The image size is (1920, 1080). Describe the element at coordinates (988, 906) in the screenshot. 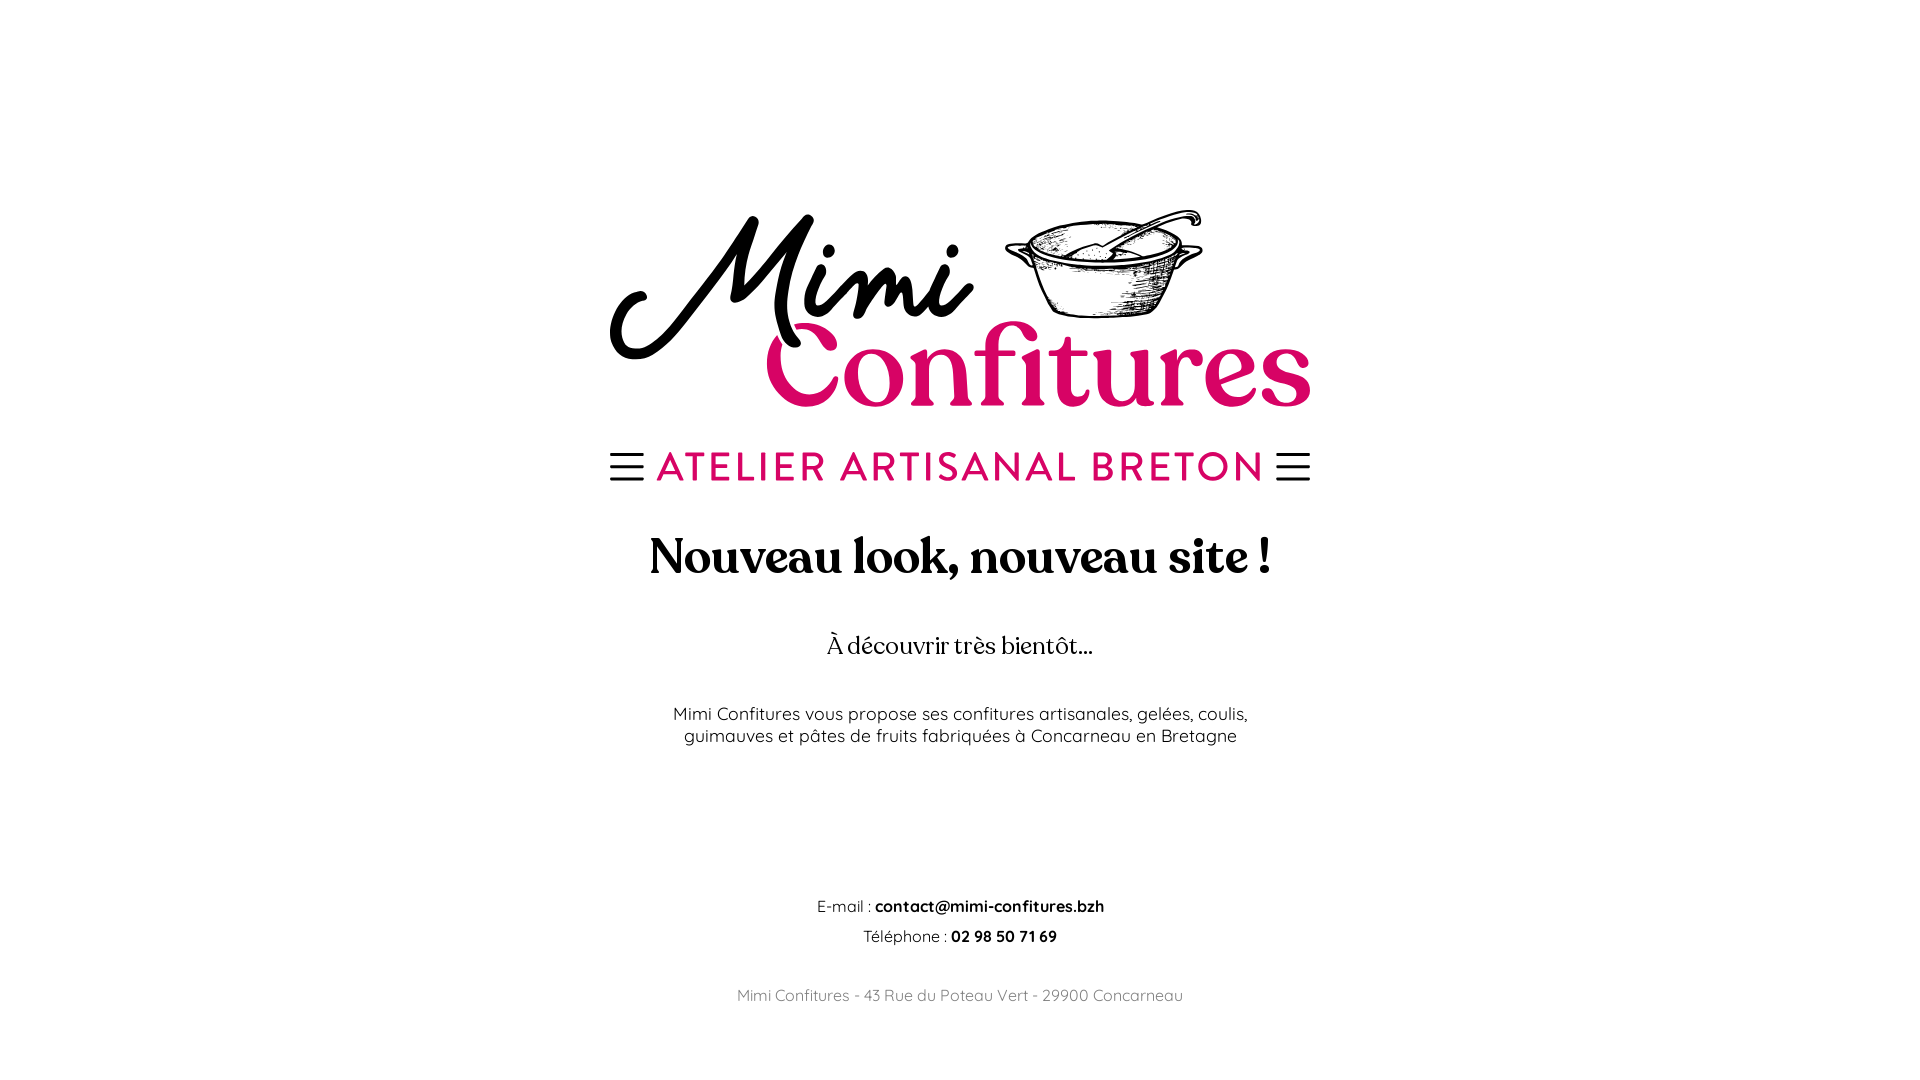

I see `'contact@mimi-confitures.bzh'` at that location.